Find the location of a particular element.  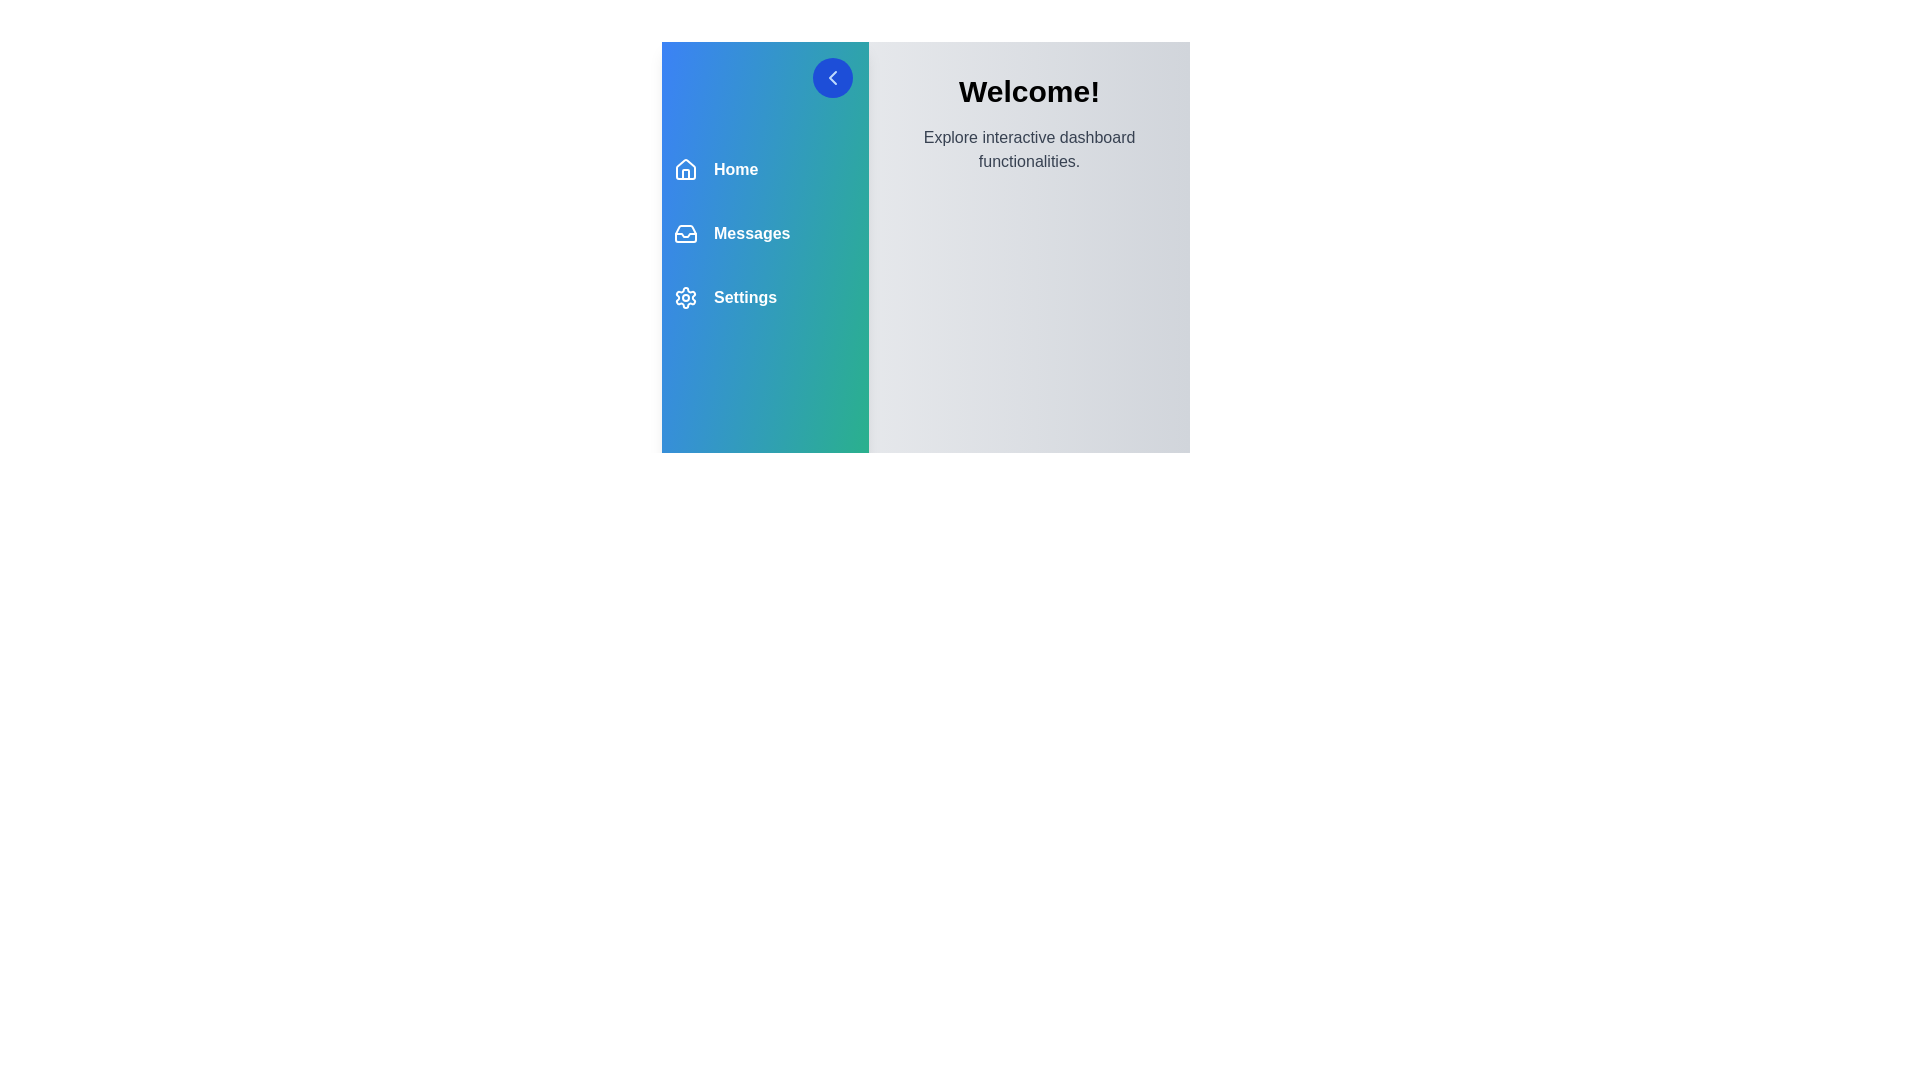

the circular button with a blue background located at the top right corner of the sidebar is located at coordinates (833, 76).